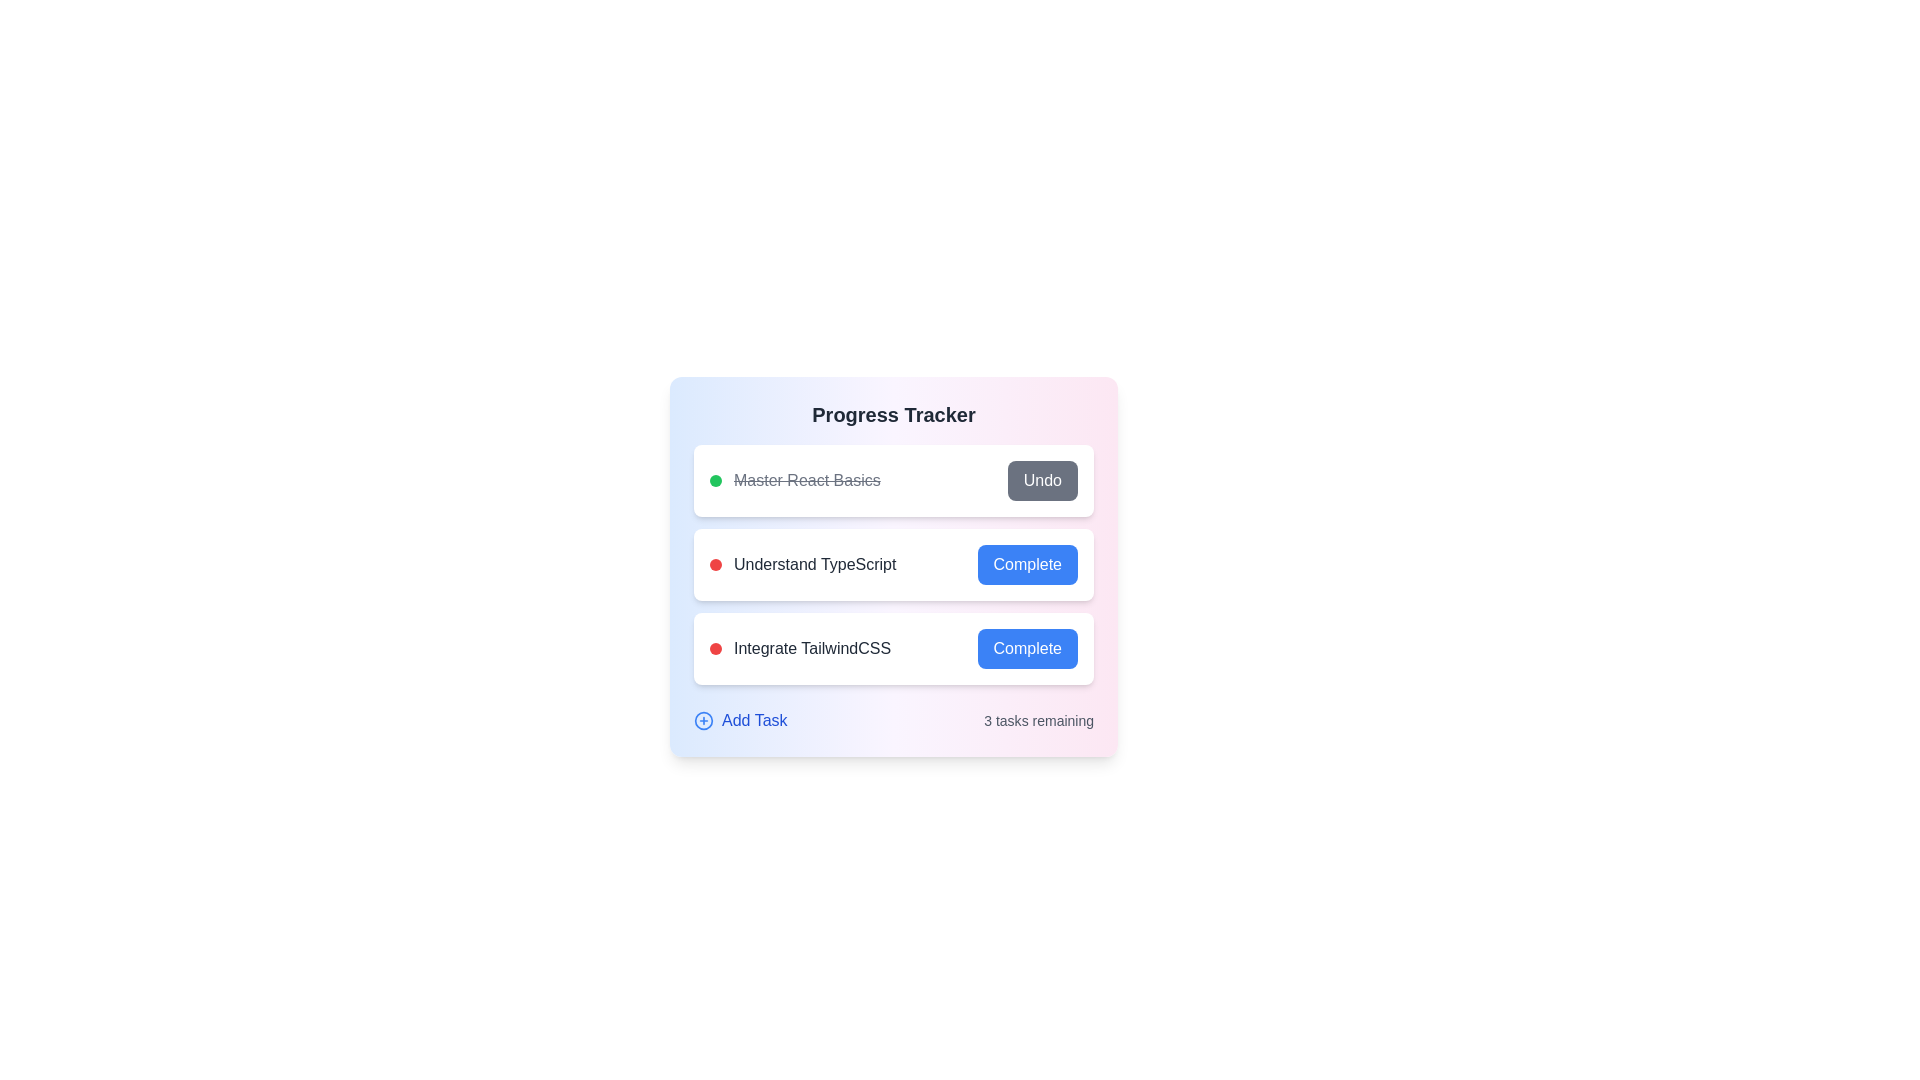  Describe the element at coordinates (715, 564) in the screenshot. I see `the circular Indicator Icon located to the left of the text 'Understand TypeScript' in the 'Progress Tracker' widget` at that location.